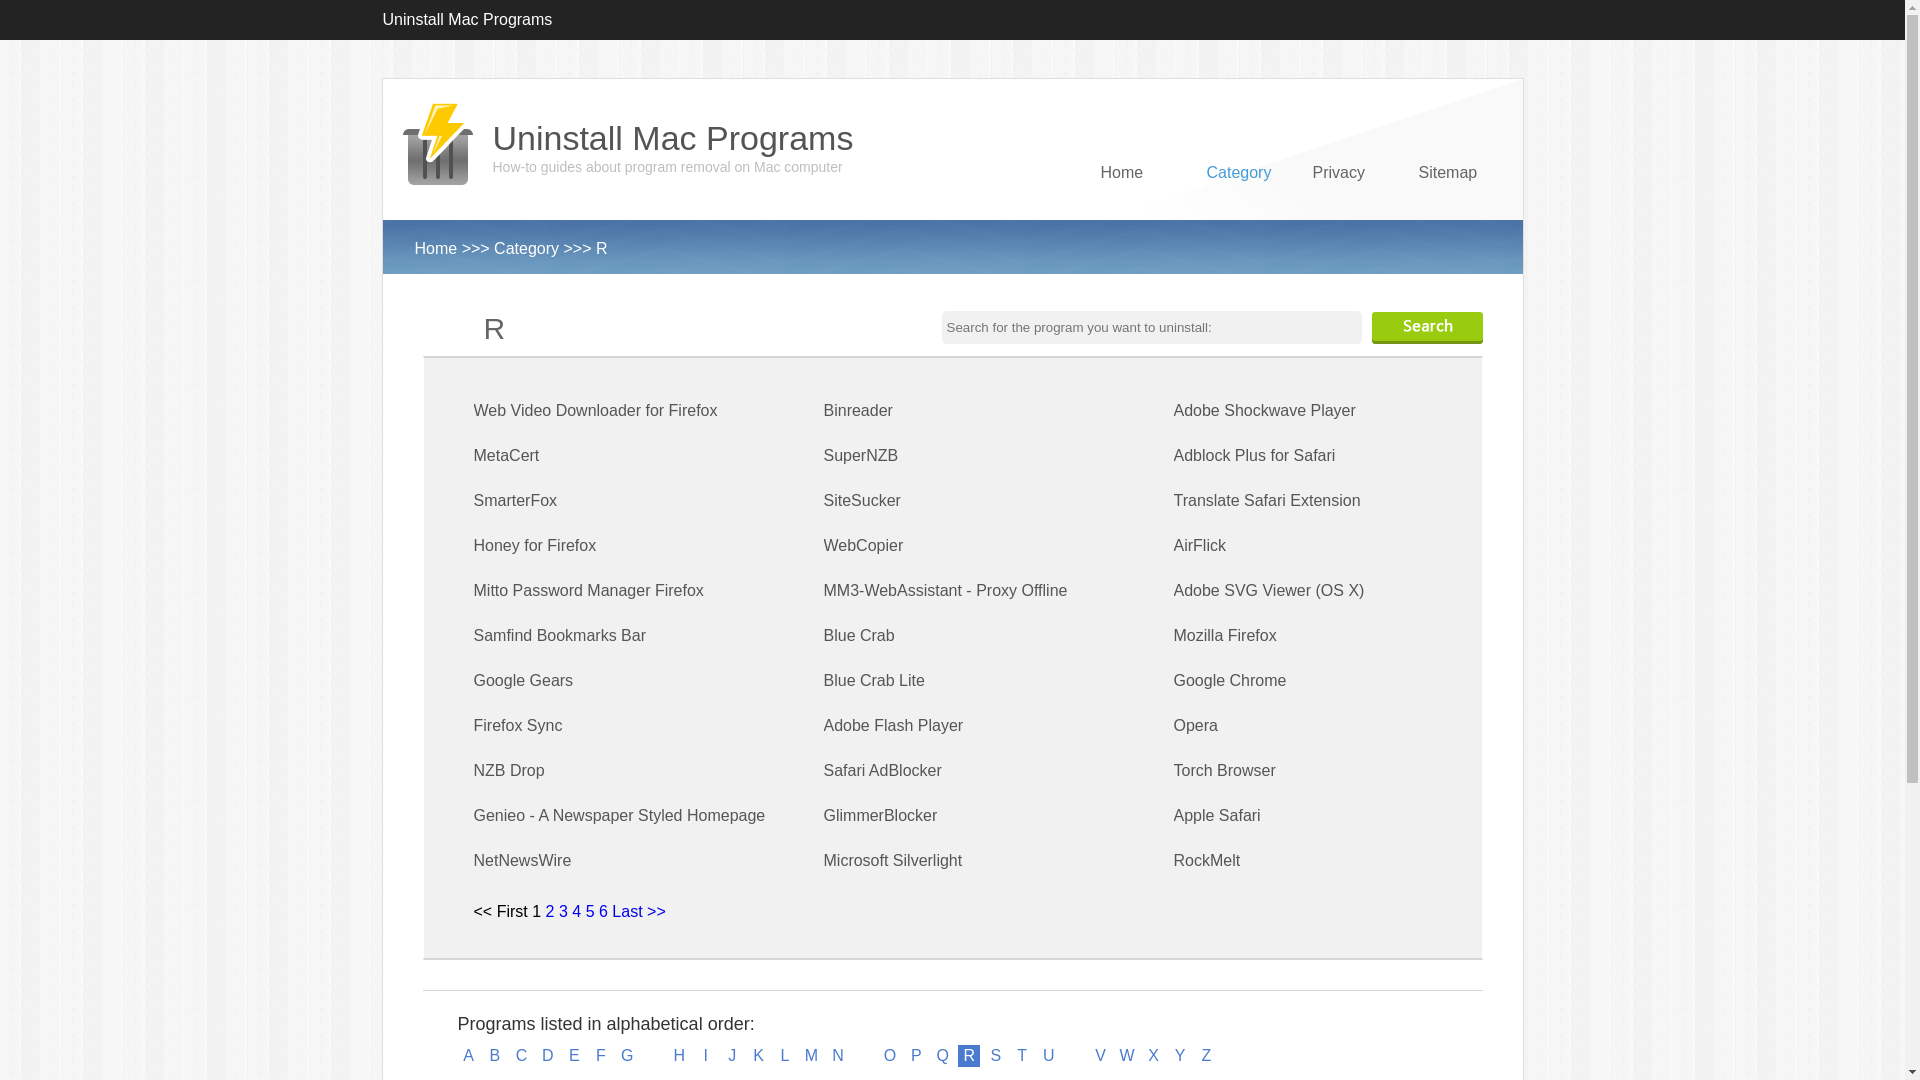 The image size is (1920, 1080). What do you see at coordinates (1022, 1055) in the screenshot?
I see `'T'` at bounding box center [1022, 1055].